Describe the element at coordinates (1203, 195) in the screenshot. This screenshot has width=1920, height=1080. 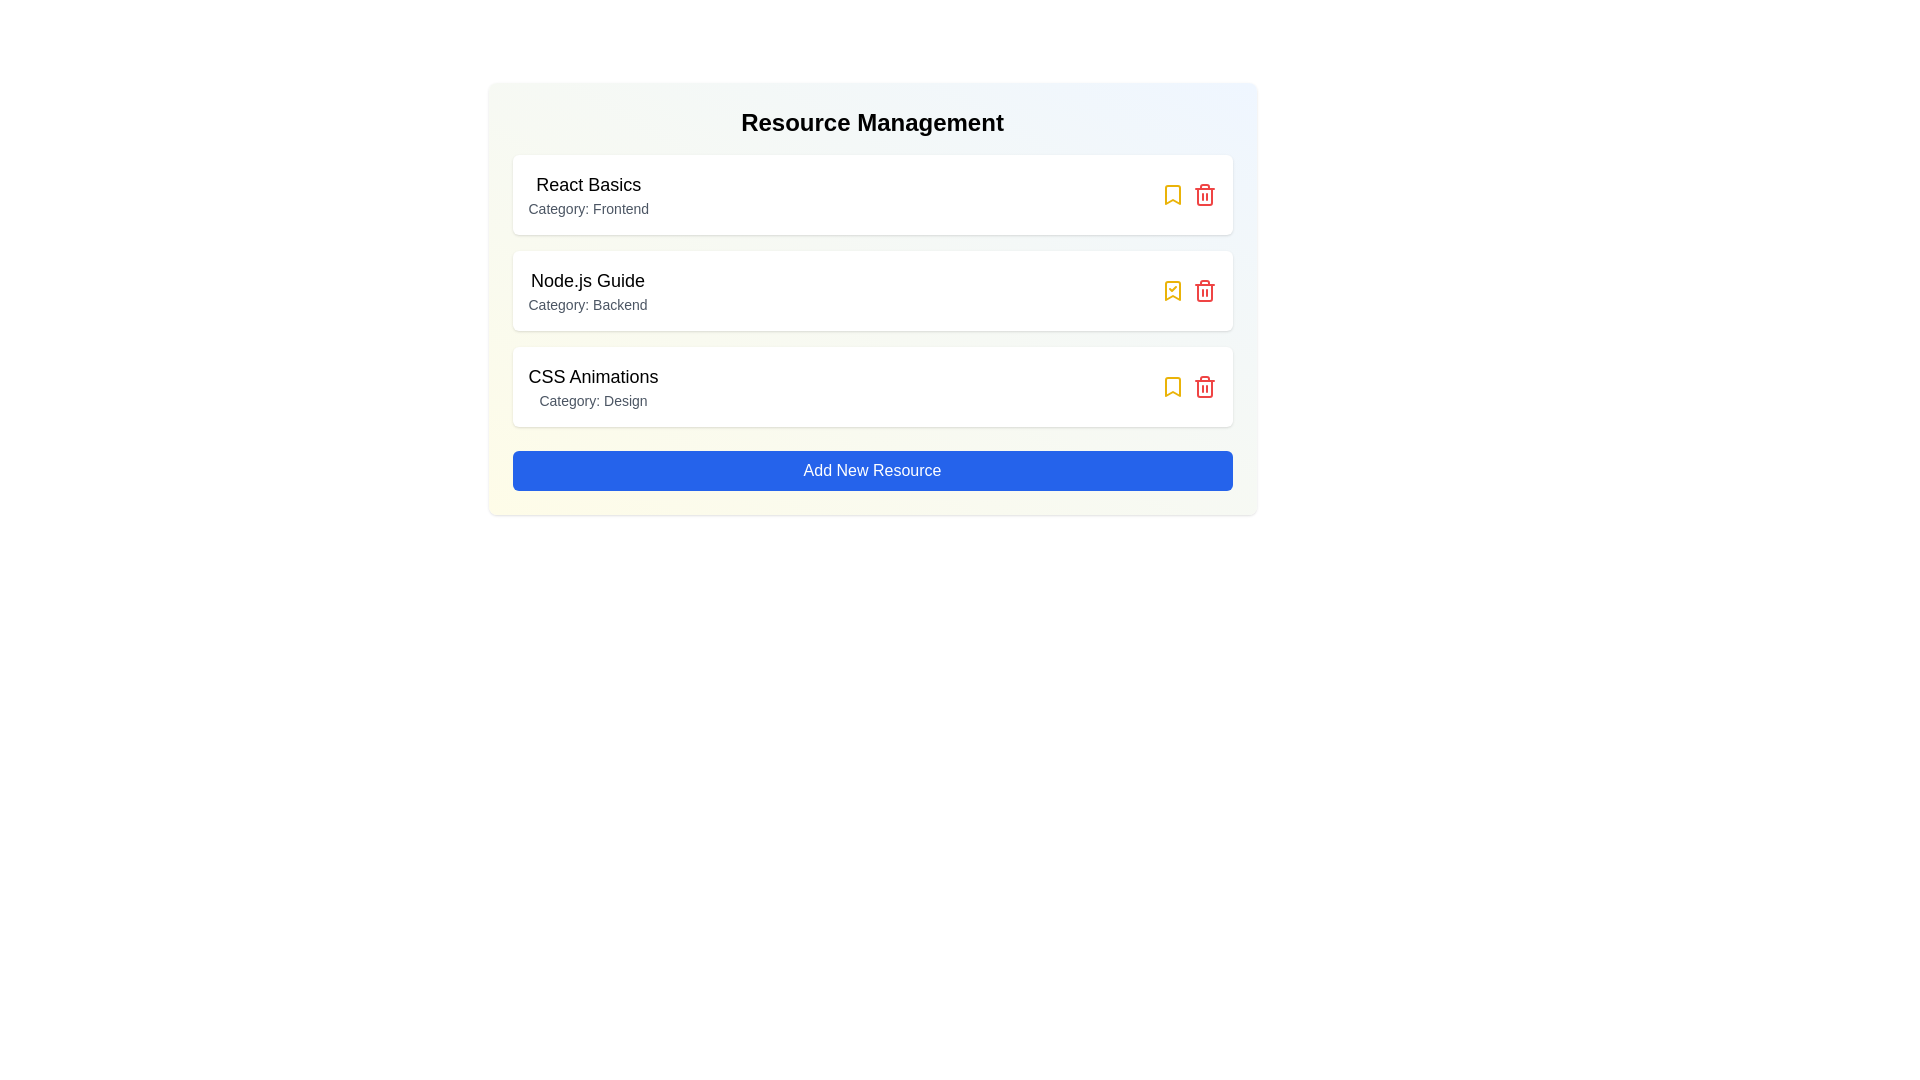
I see `trash icon for the resource titled 'React Basics'` at that location.